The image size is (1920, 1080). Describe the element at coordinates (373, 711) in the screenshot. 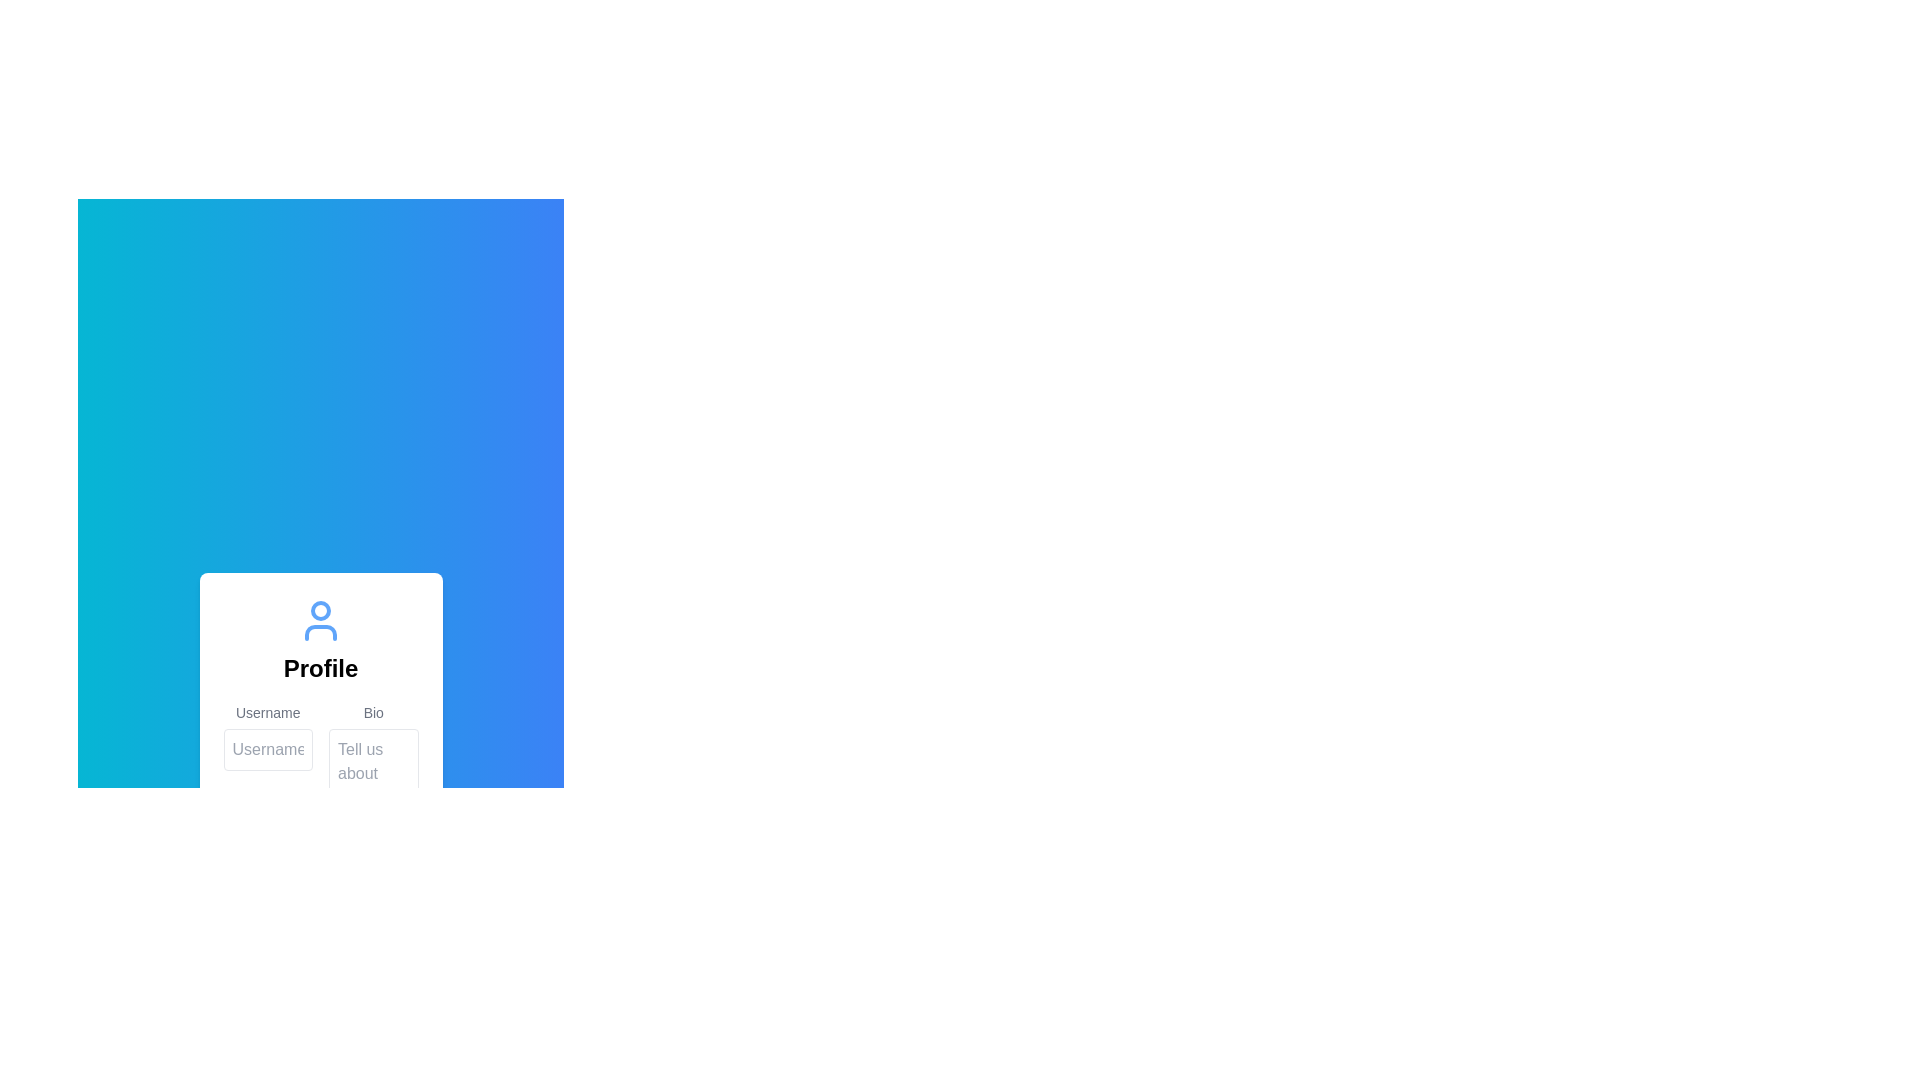

I see `the static text label displaying 'Bio', which is styled with a small text size and gray color, positioned above the multi-line text input box labeled 'Tell us about yourself...'` at that location.